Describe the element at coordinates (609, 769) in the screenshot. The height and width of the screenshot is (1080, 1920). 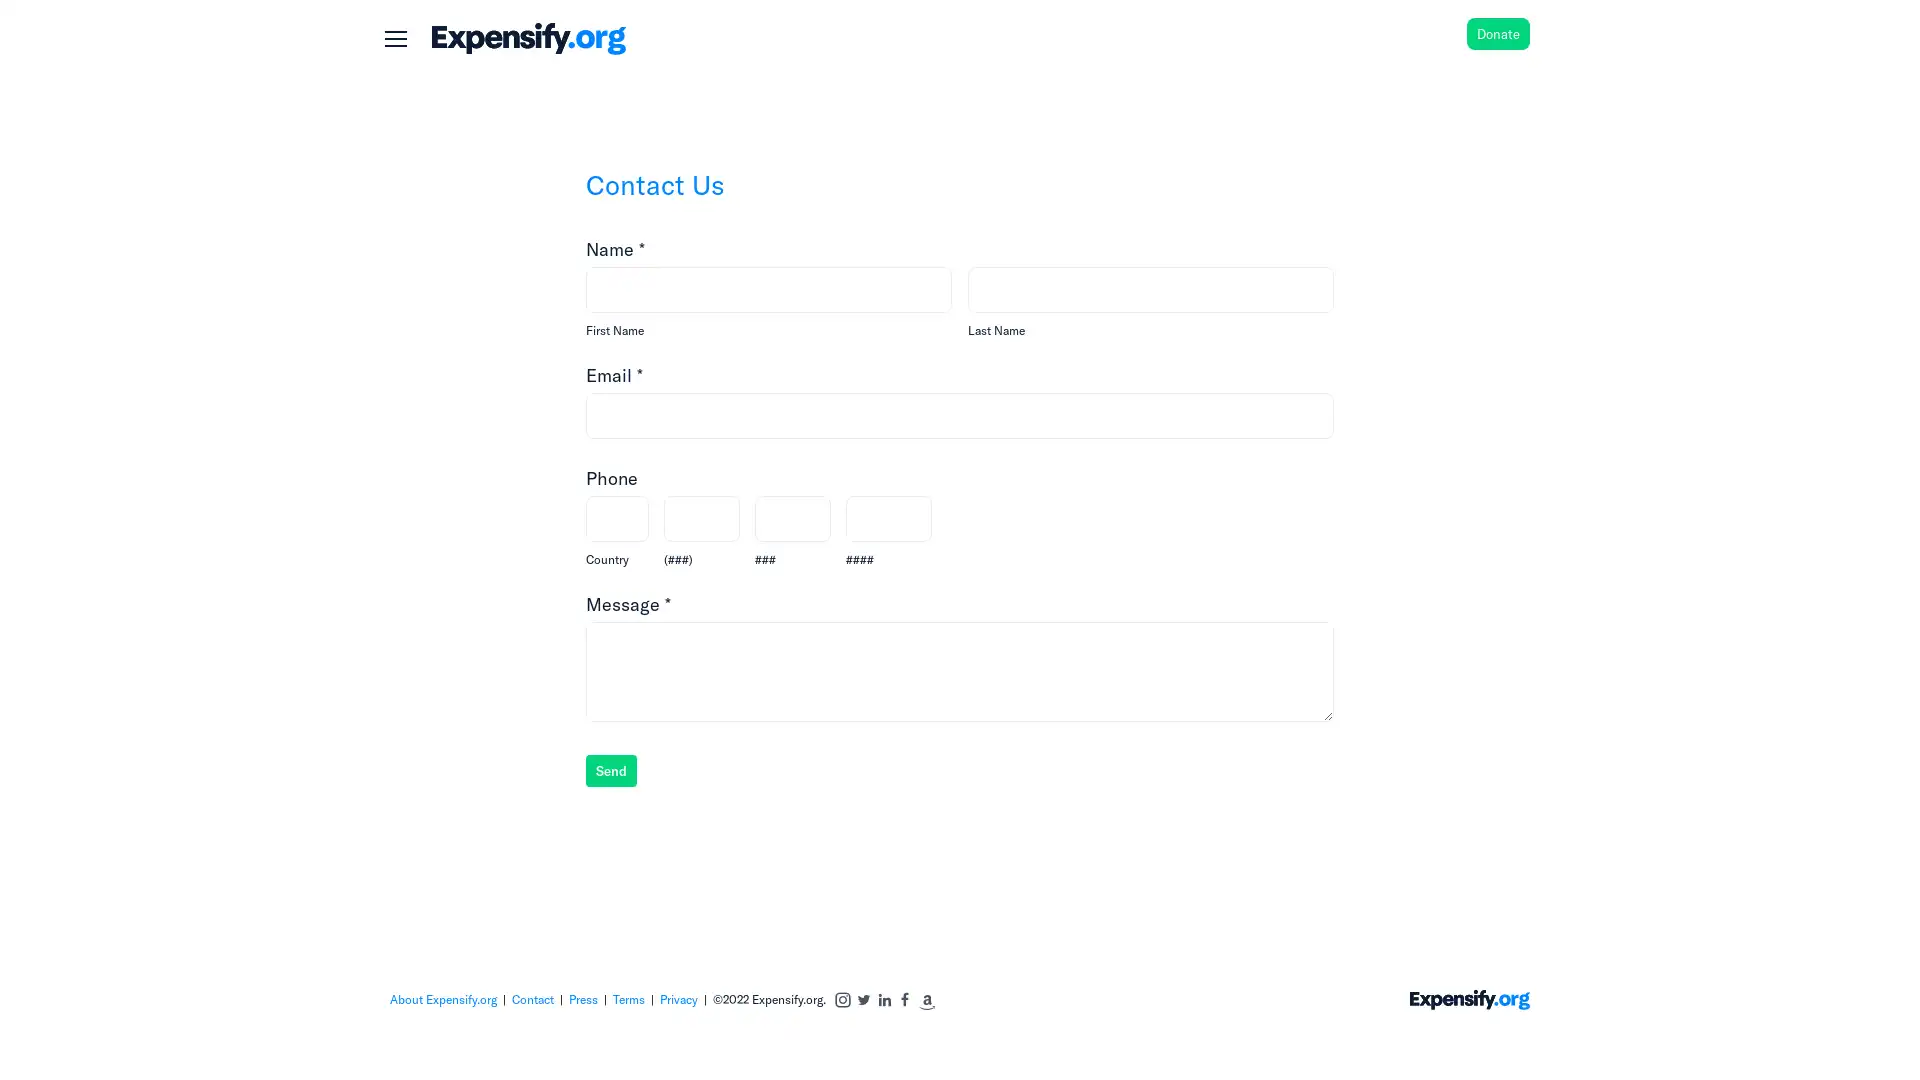
I see `Send` at that location.